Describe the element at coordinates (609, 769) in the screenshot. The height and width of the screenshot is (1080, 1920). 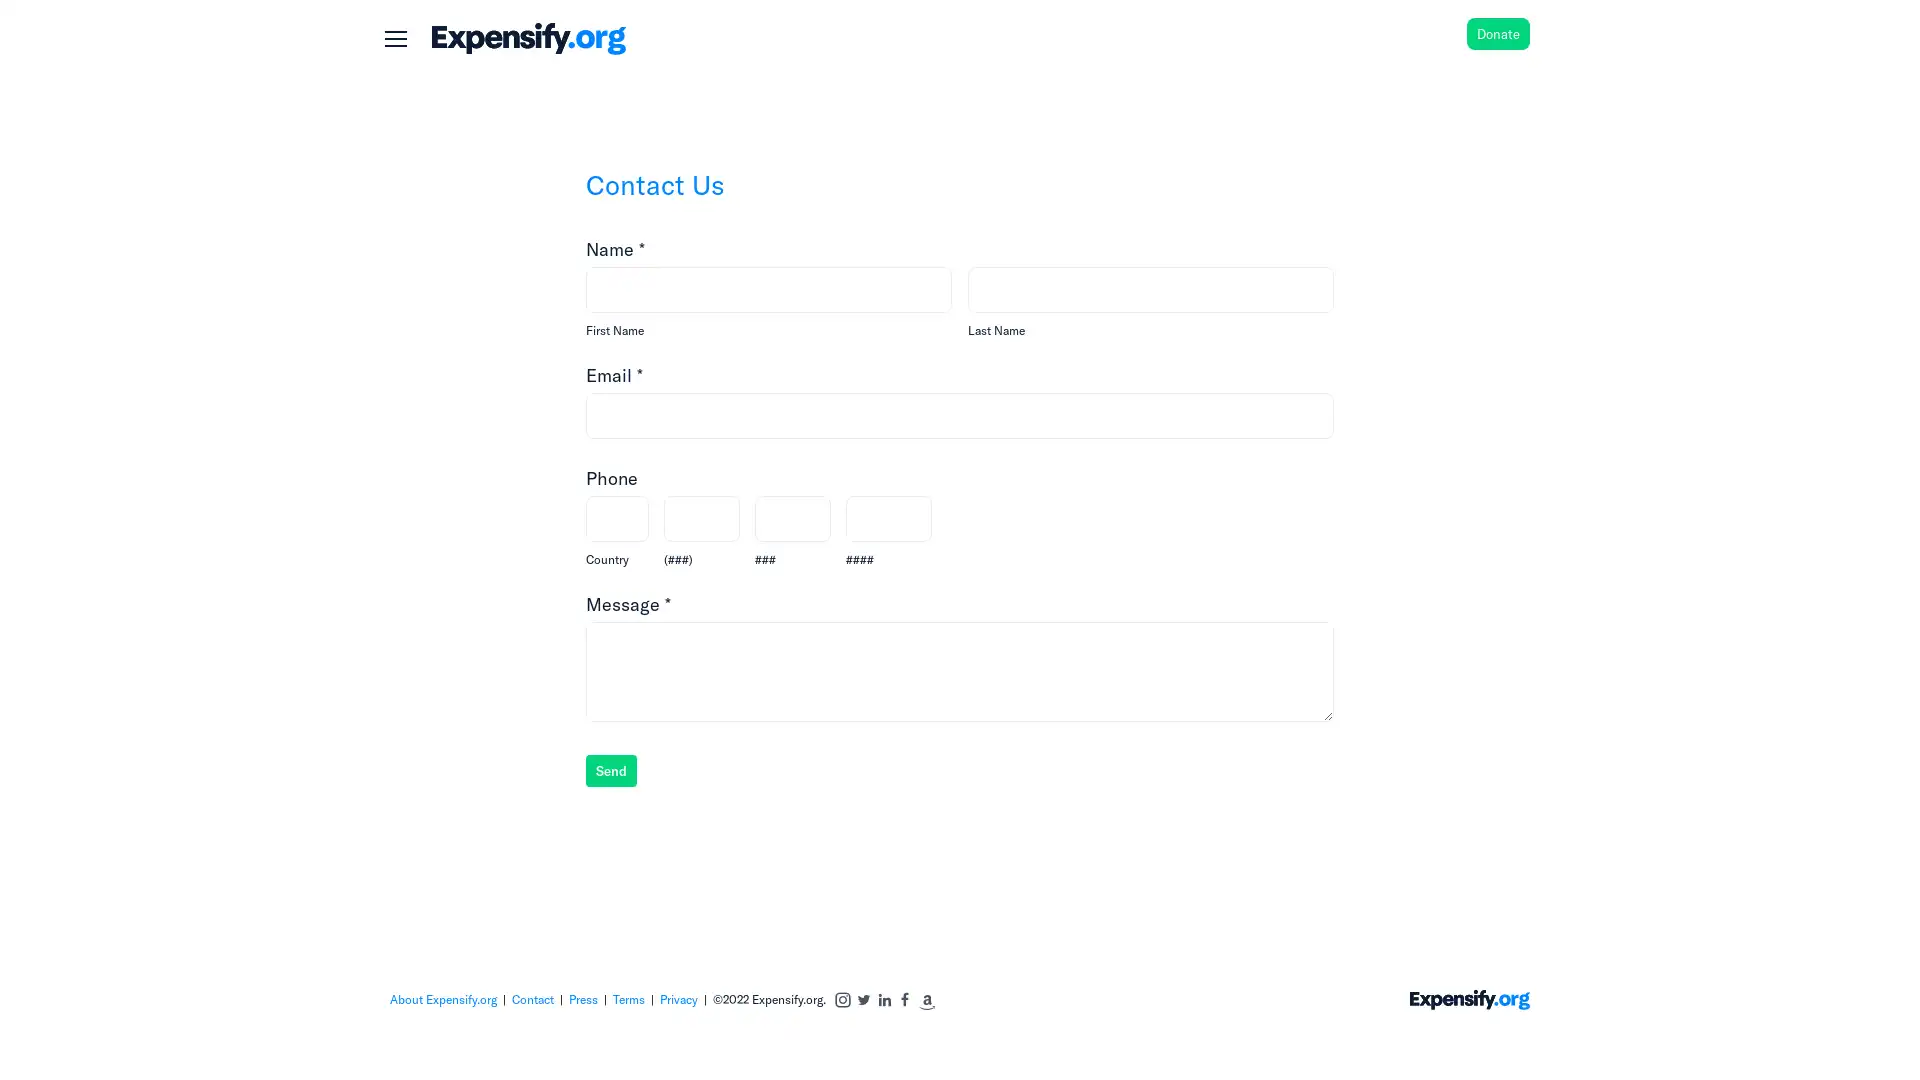
I see `Send` at that location.